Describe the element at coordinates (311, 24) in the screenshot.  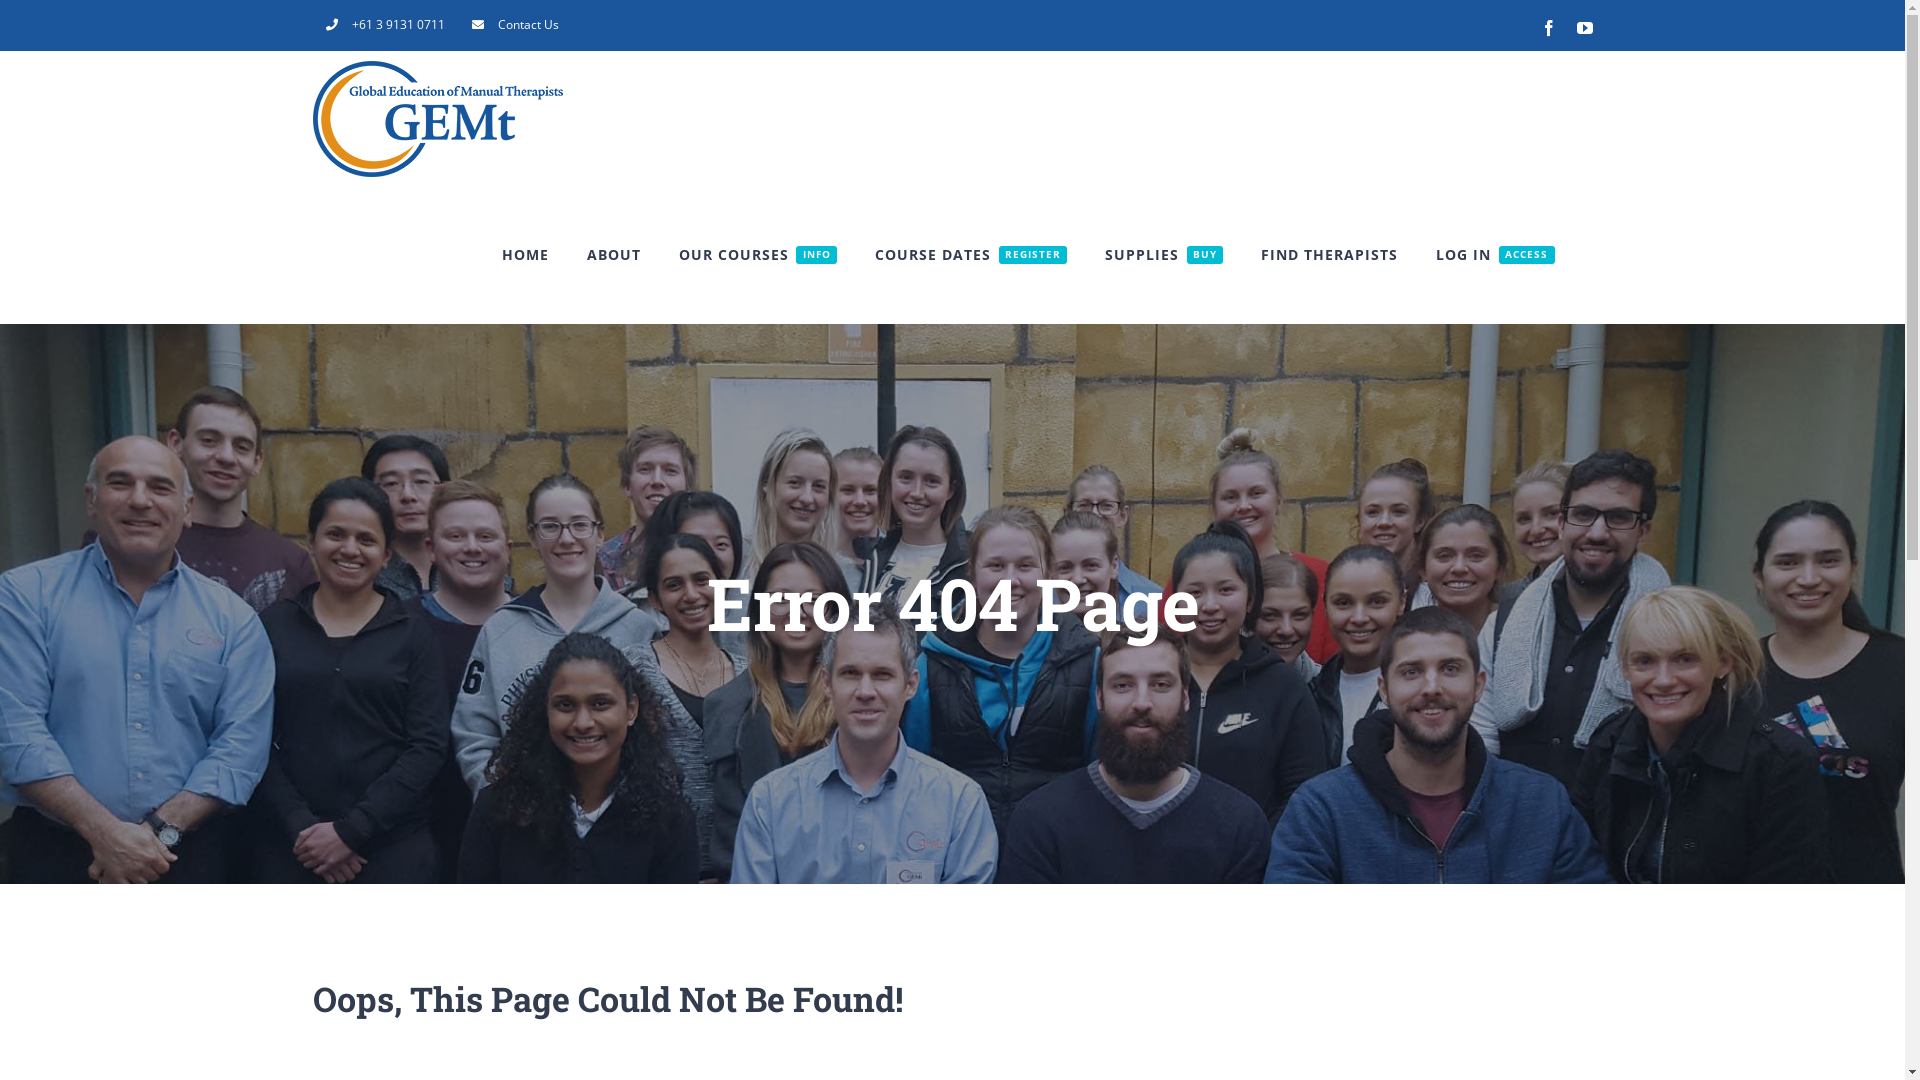
I see `'+61 3 9131 0711'` at that location.